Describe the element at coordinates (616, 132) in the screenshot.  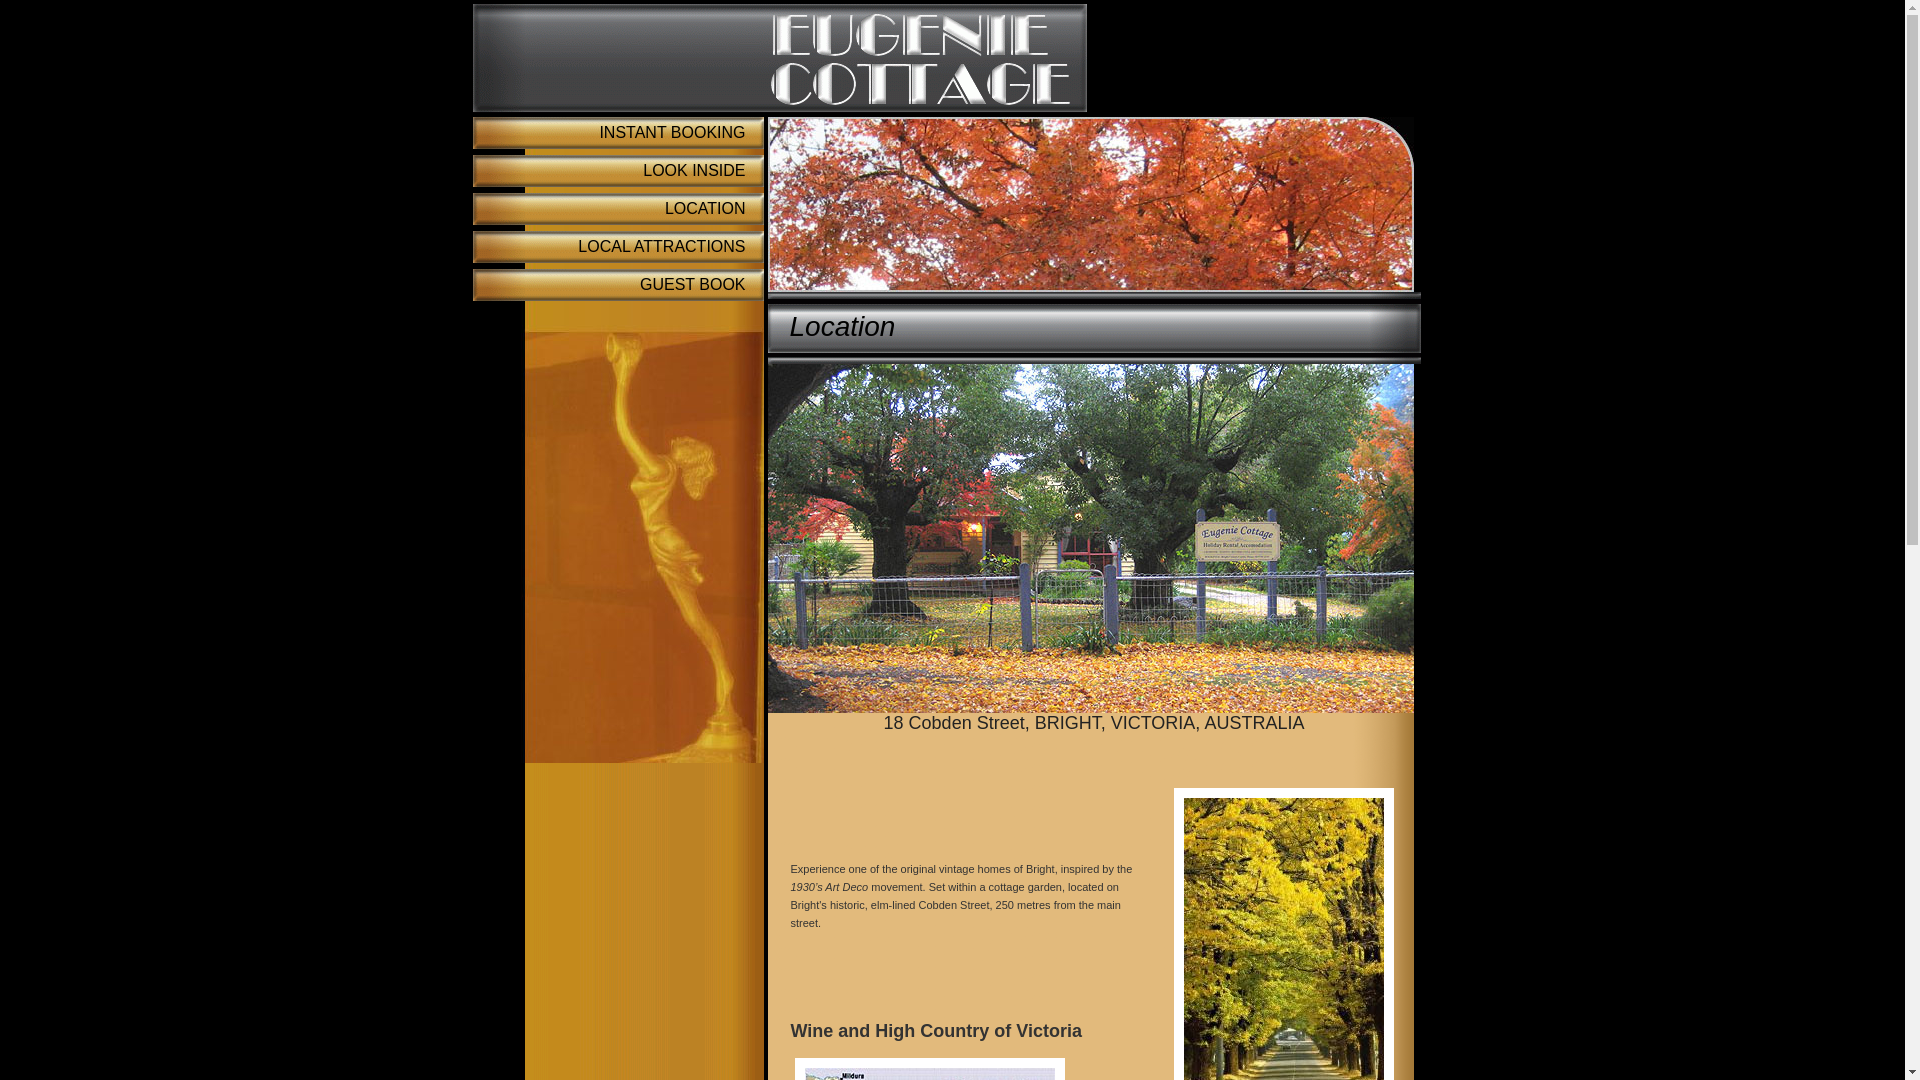
I see `'INSTANT BOOKING'` at that location.